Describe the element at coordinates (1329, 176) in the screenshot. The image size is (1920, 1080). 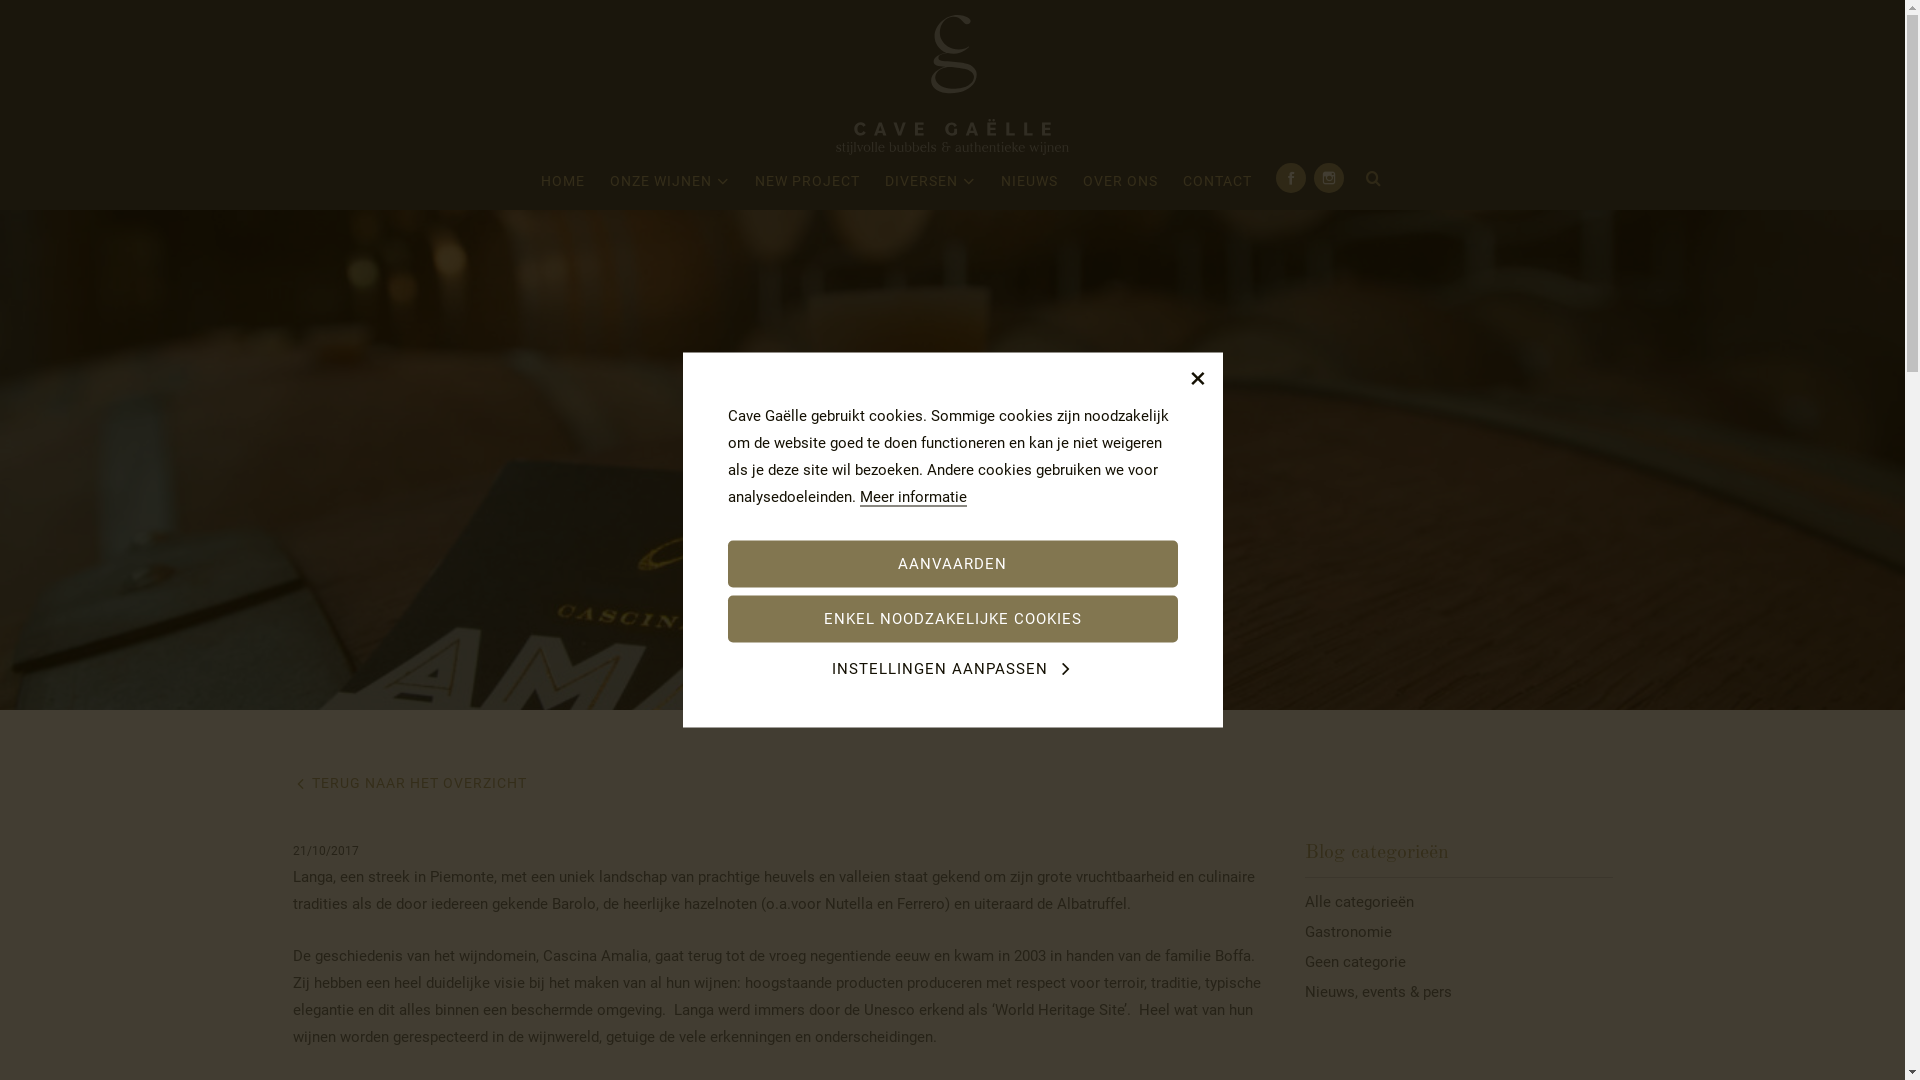
I see `'Volg ons op Instagram'` at that location.